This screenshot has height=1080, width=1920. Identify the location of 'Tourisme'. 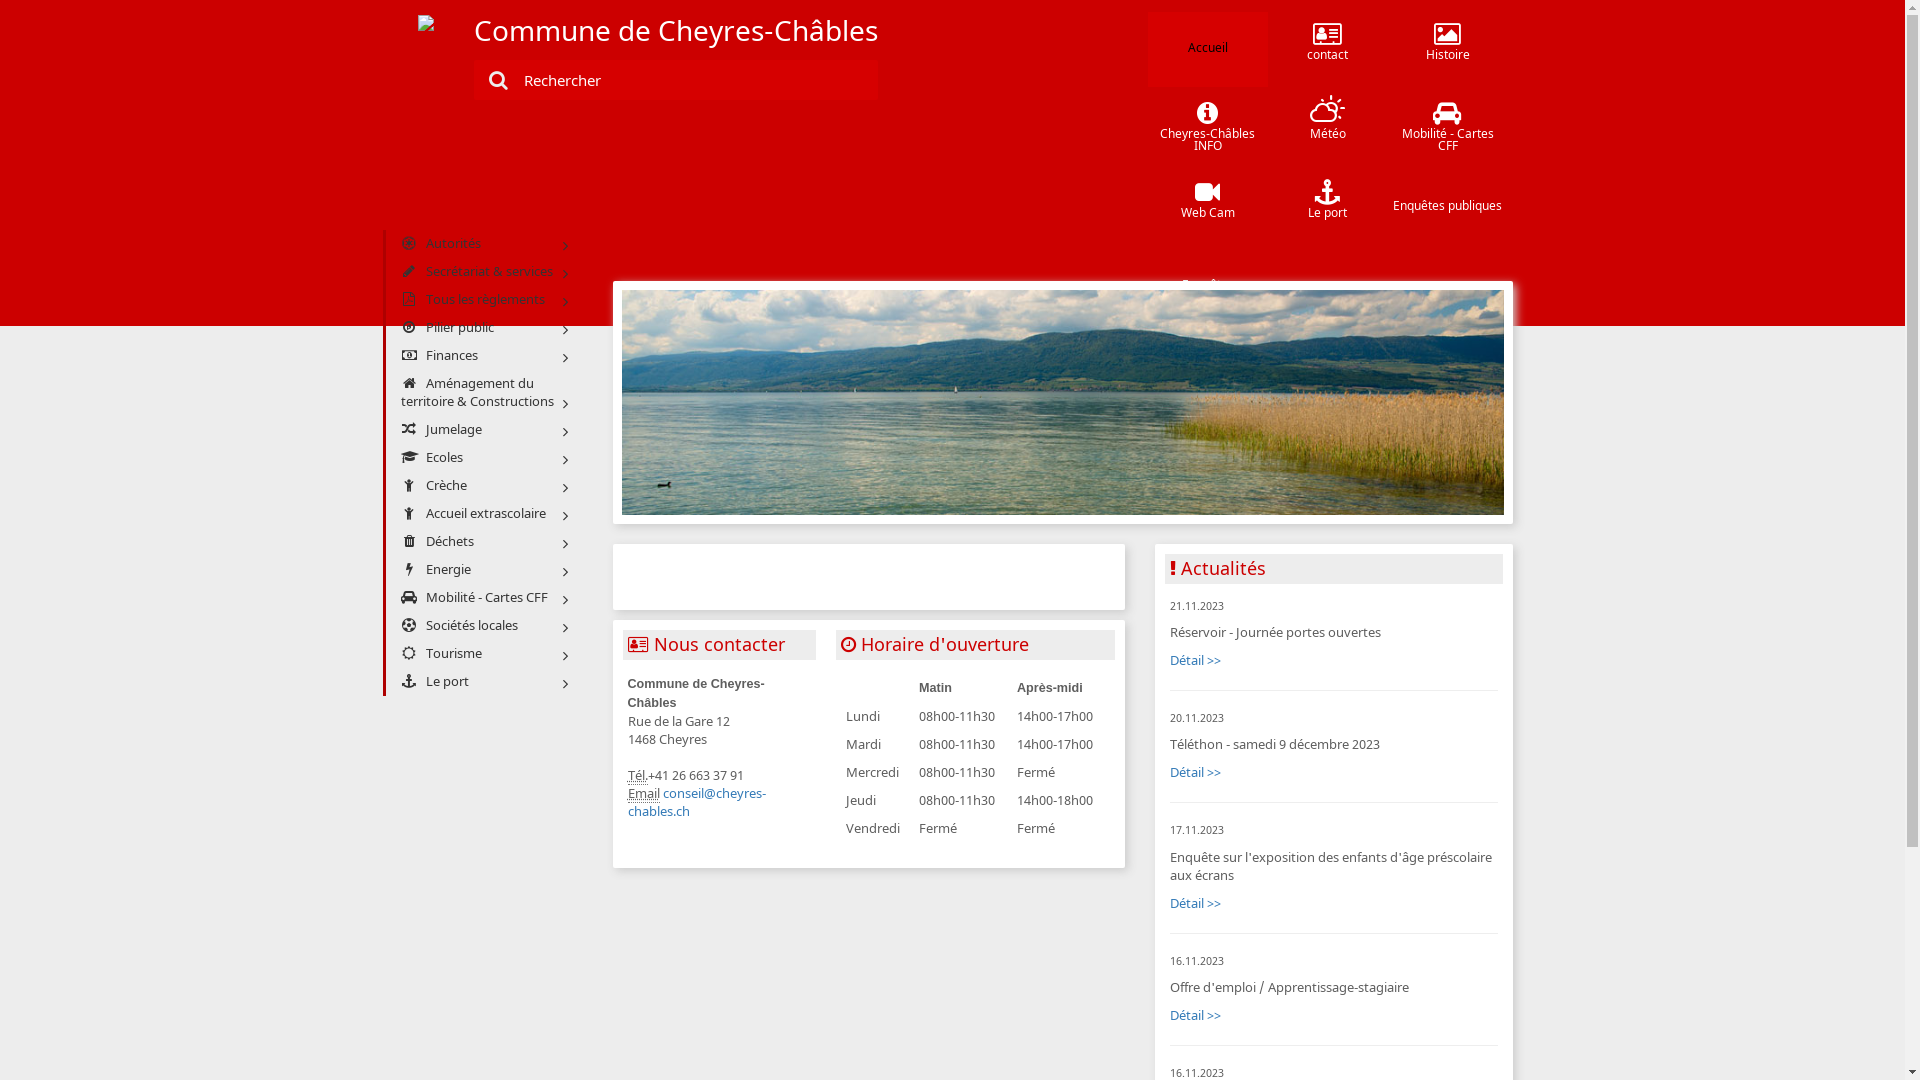
(481, 654).